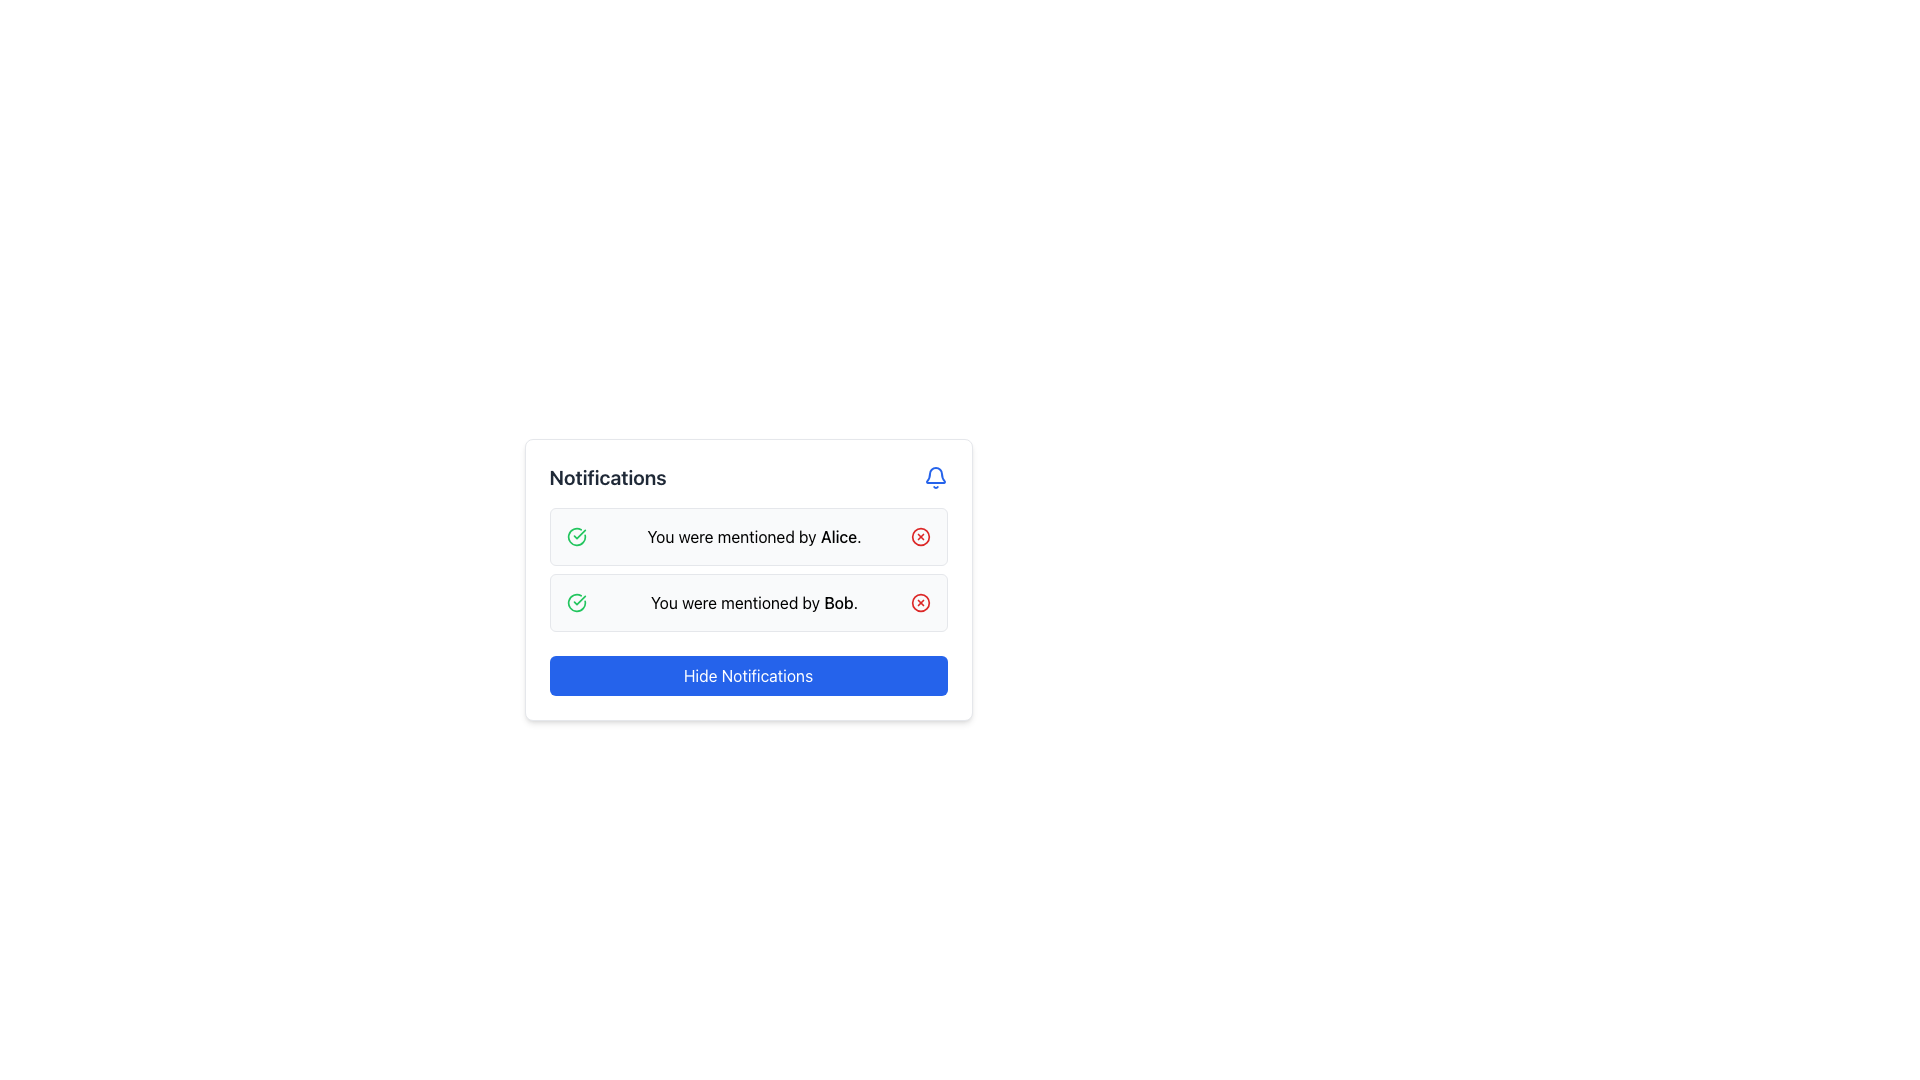  Describe the element at coordinates (919, 601) in the screenshot. I see `the dismissal button located at the top-right section of the notification card for 'You were mentioned by Bob.'` at that location.